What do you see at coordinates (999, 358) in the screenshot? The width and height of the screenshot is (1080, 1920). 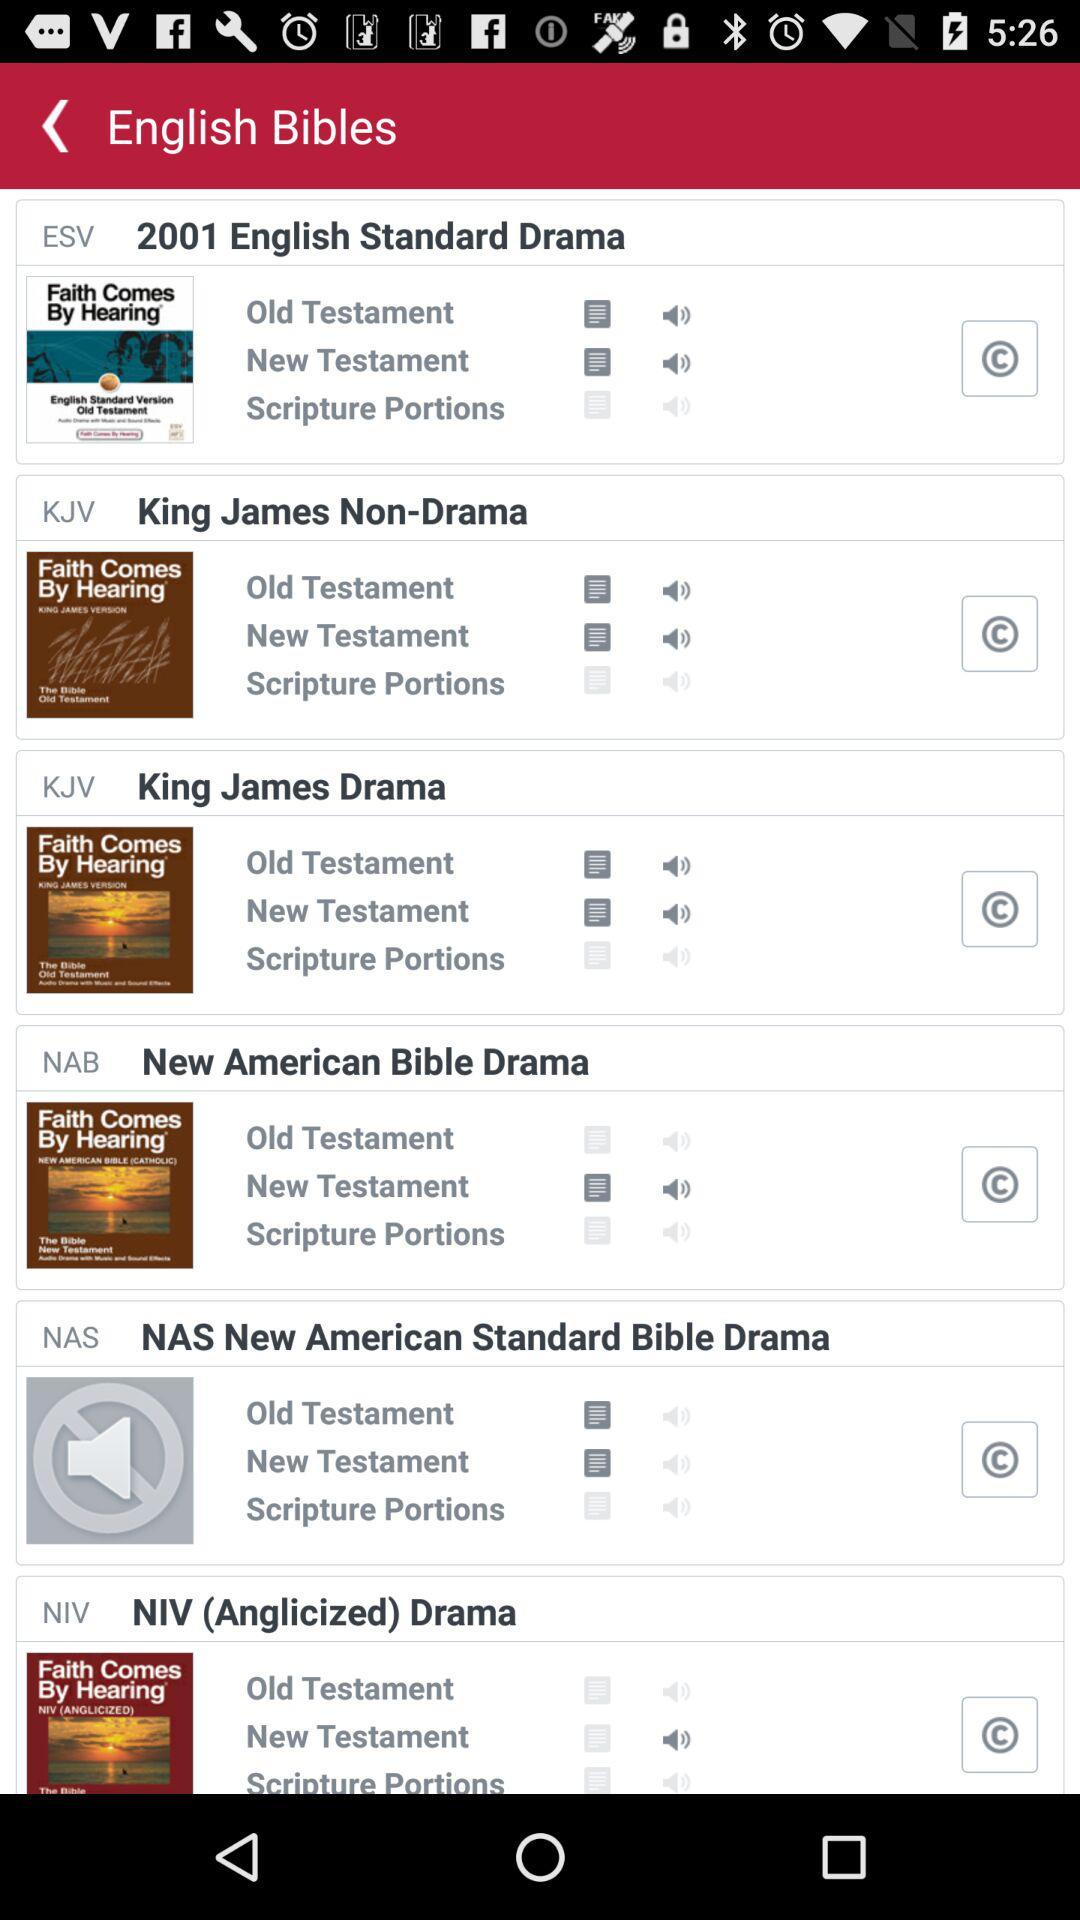 I see `closed captioning` at bounding box center [999, 358].